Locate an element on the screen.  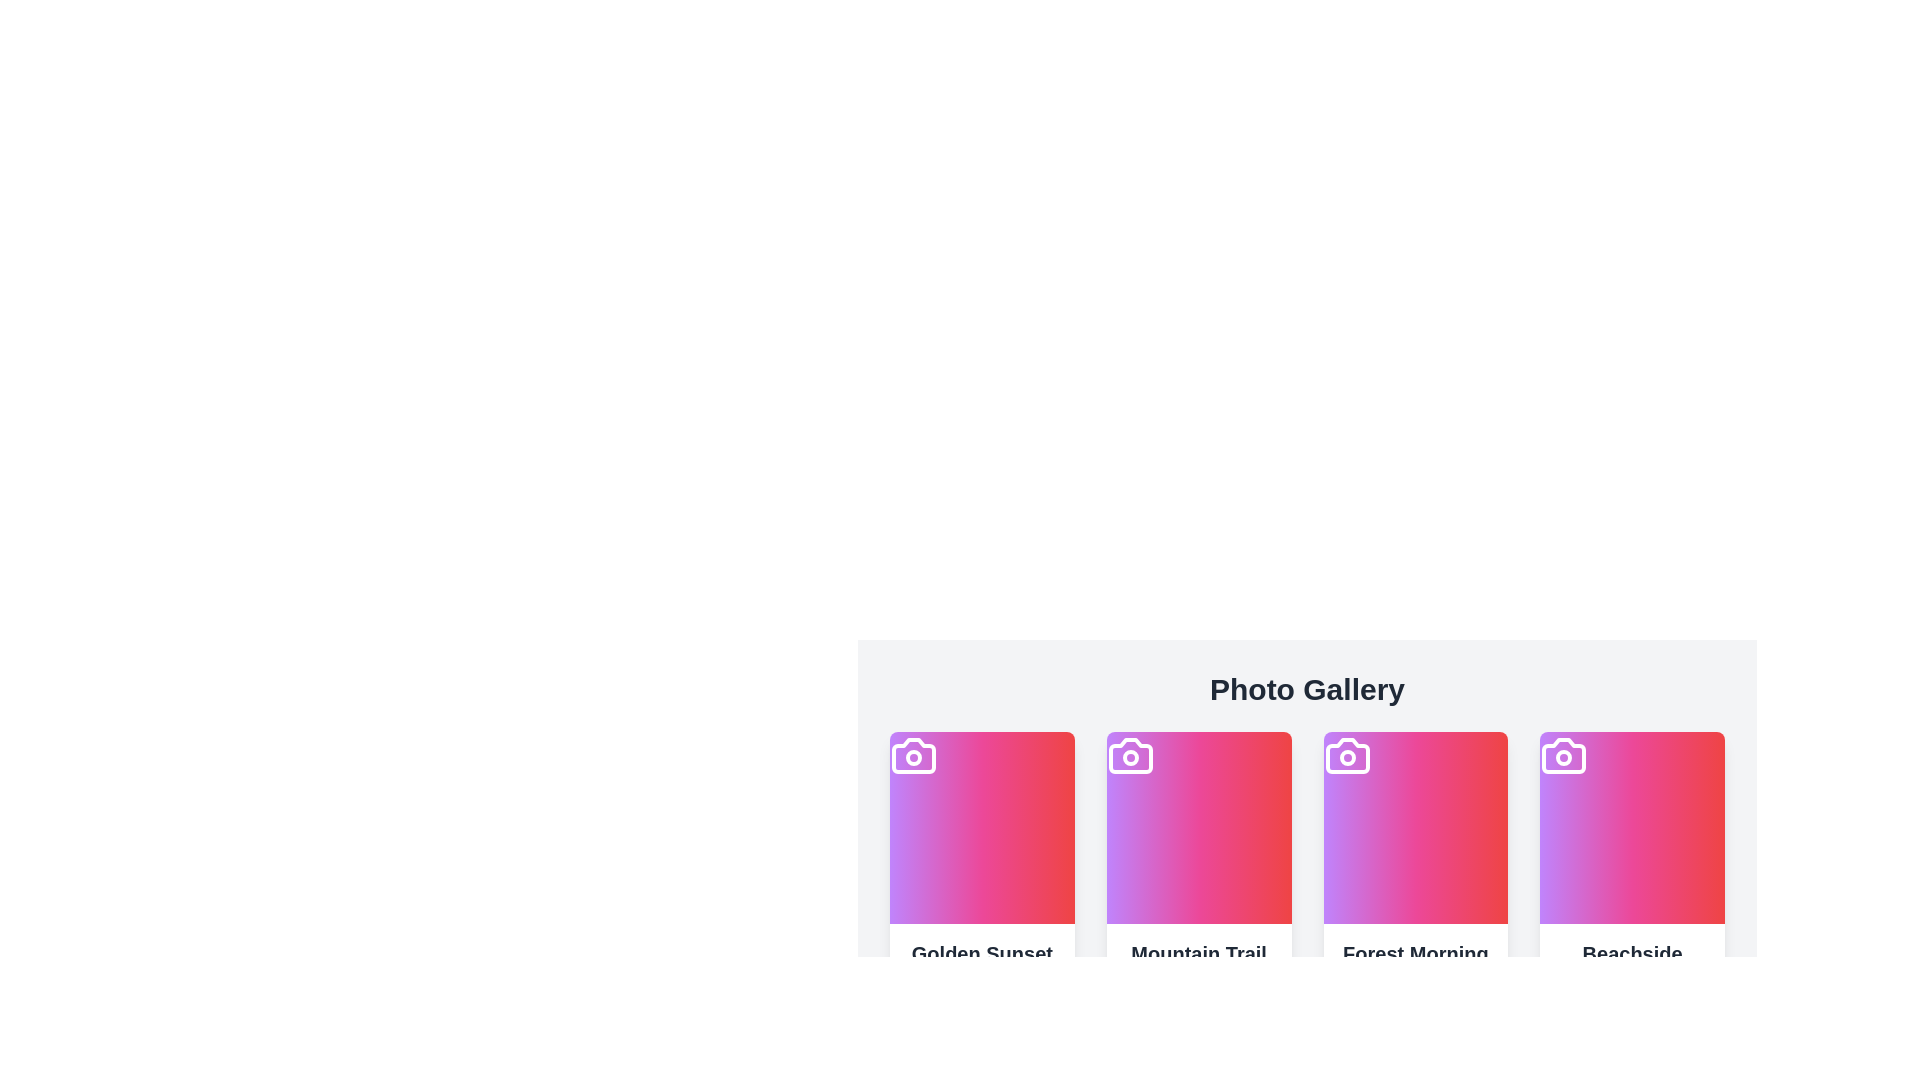
the visual indicator icon for photo actions located at the top center of the fourth card in the photo gallery section is located at coordinates (1563, 756).